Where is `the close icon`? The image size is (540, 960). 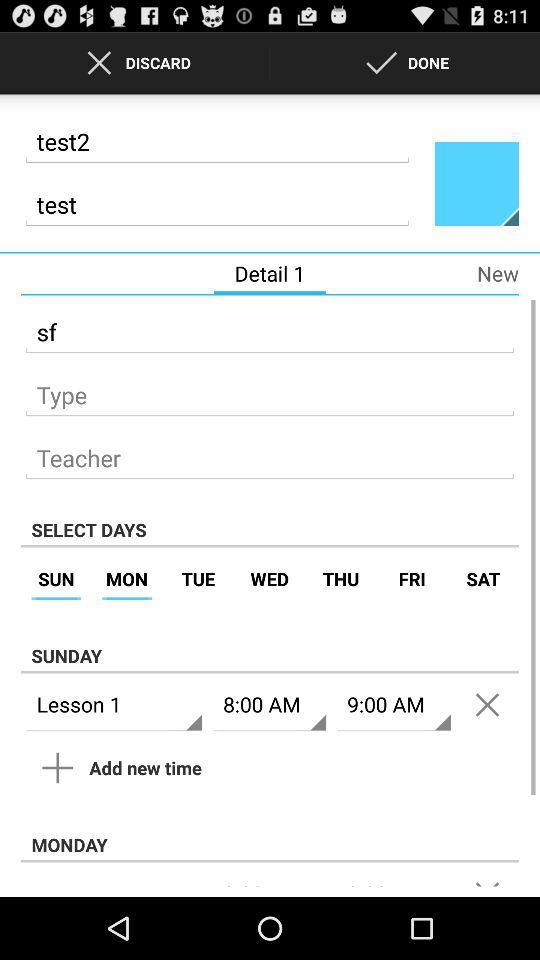 the close icon is located at coordinates (486, 753).